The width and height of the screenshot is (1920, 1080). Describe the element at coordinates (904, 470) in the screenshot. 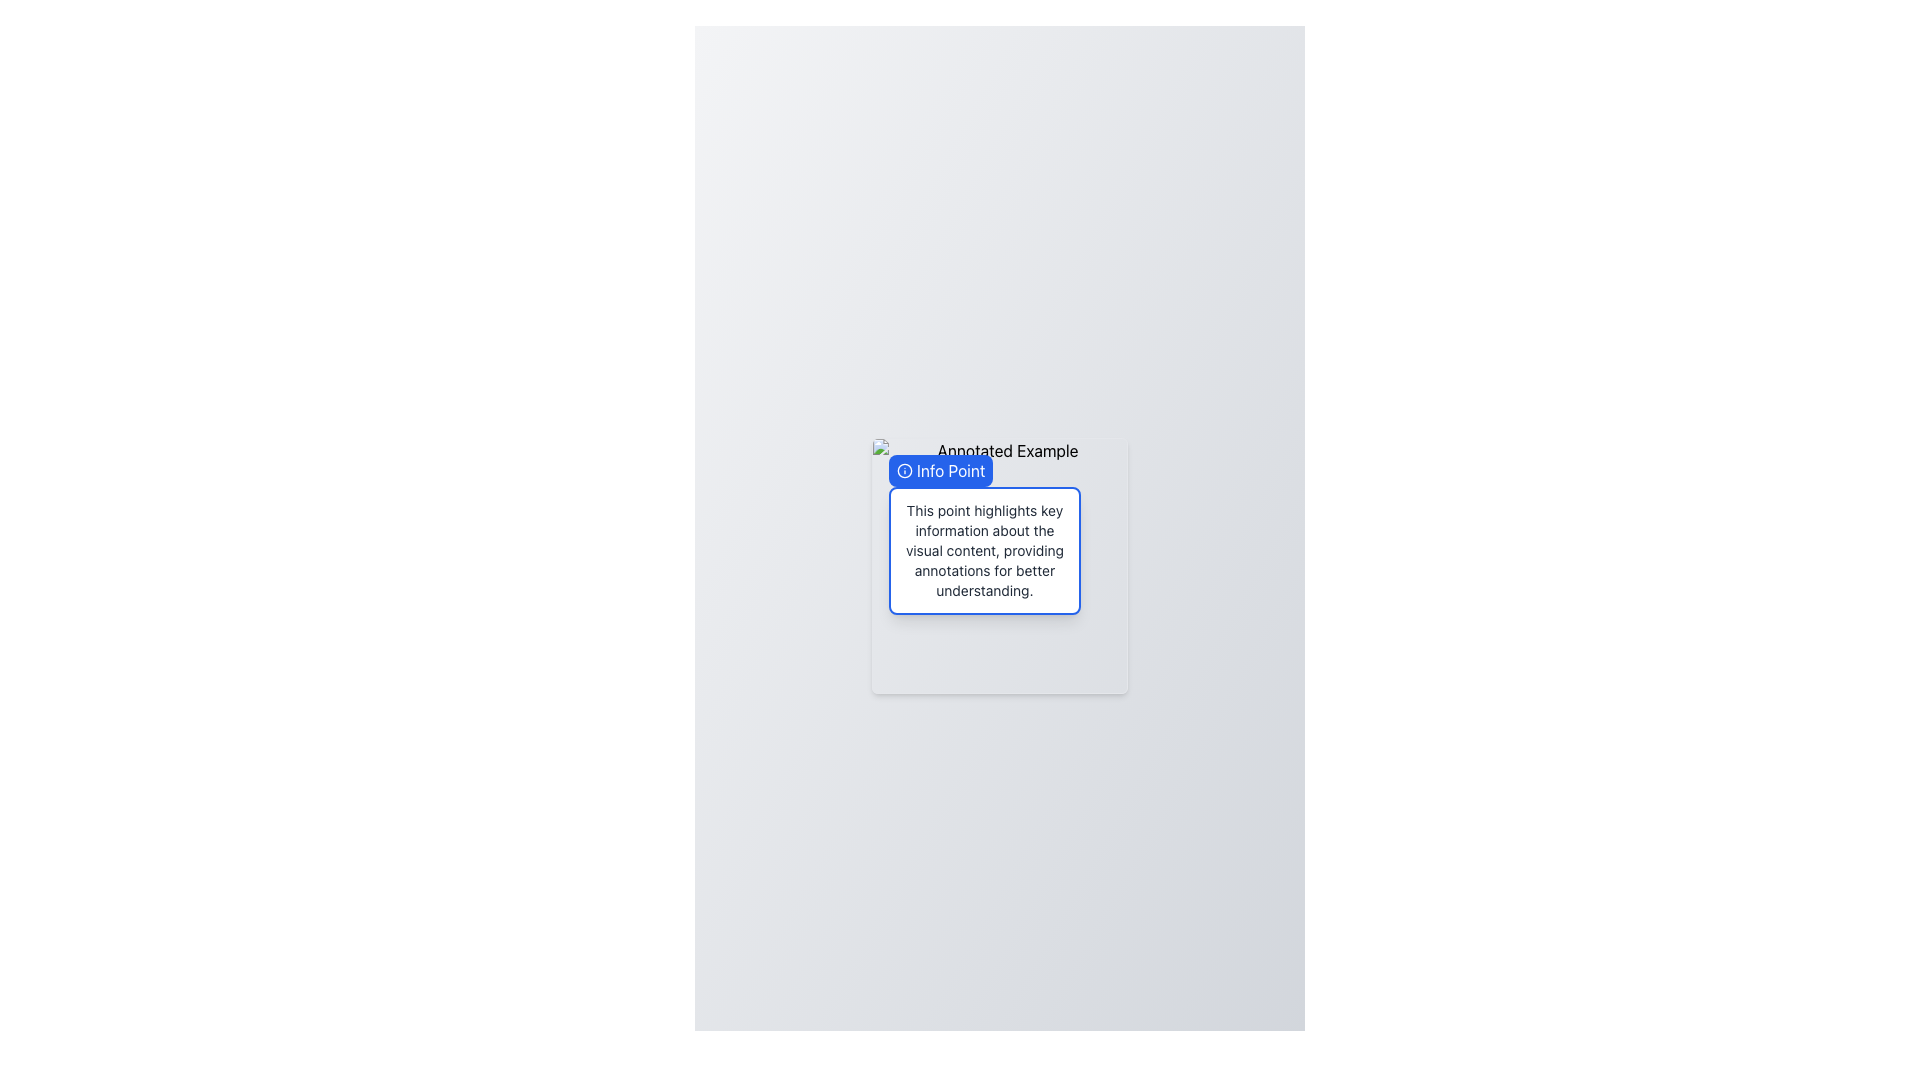

I see `the central SVG Circle element that visually represents an information marker near the title 'Info Point'` at that location.